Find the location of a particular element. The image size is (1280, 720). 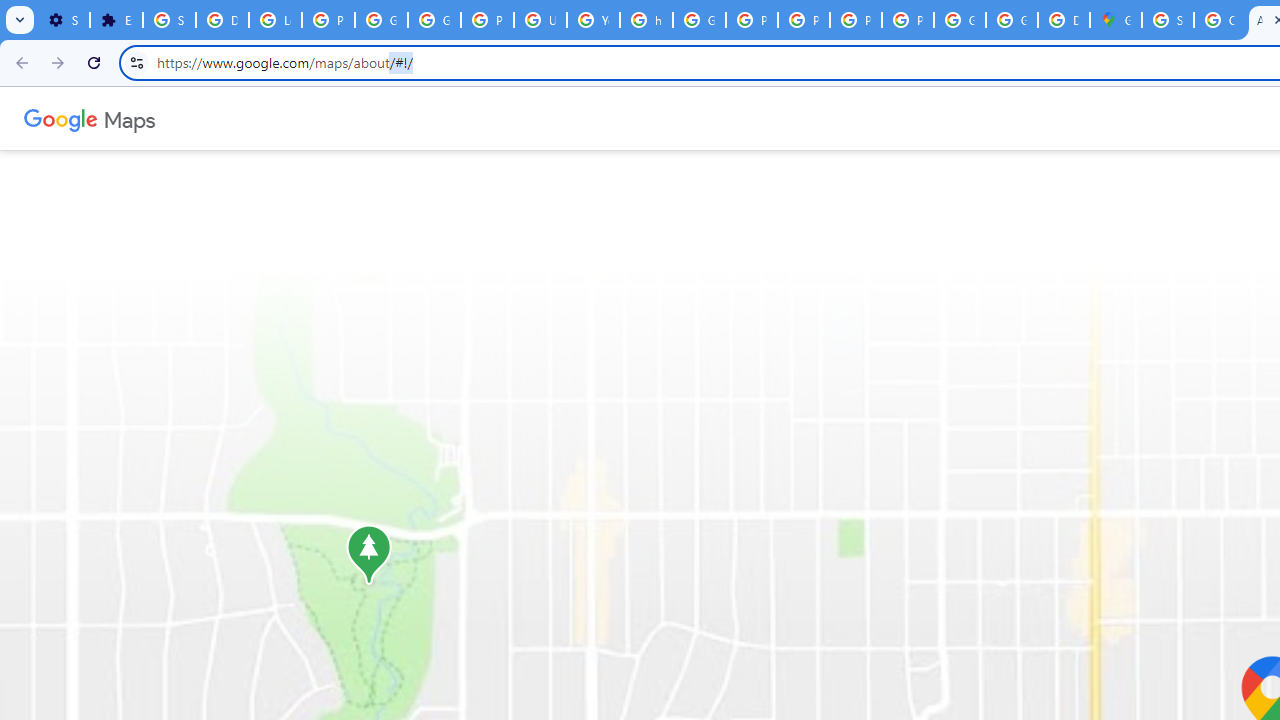

'Sign in - Google Accounts' is located at coordinates (169, 20).